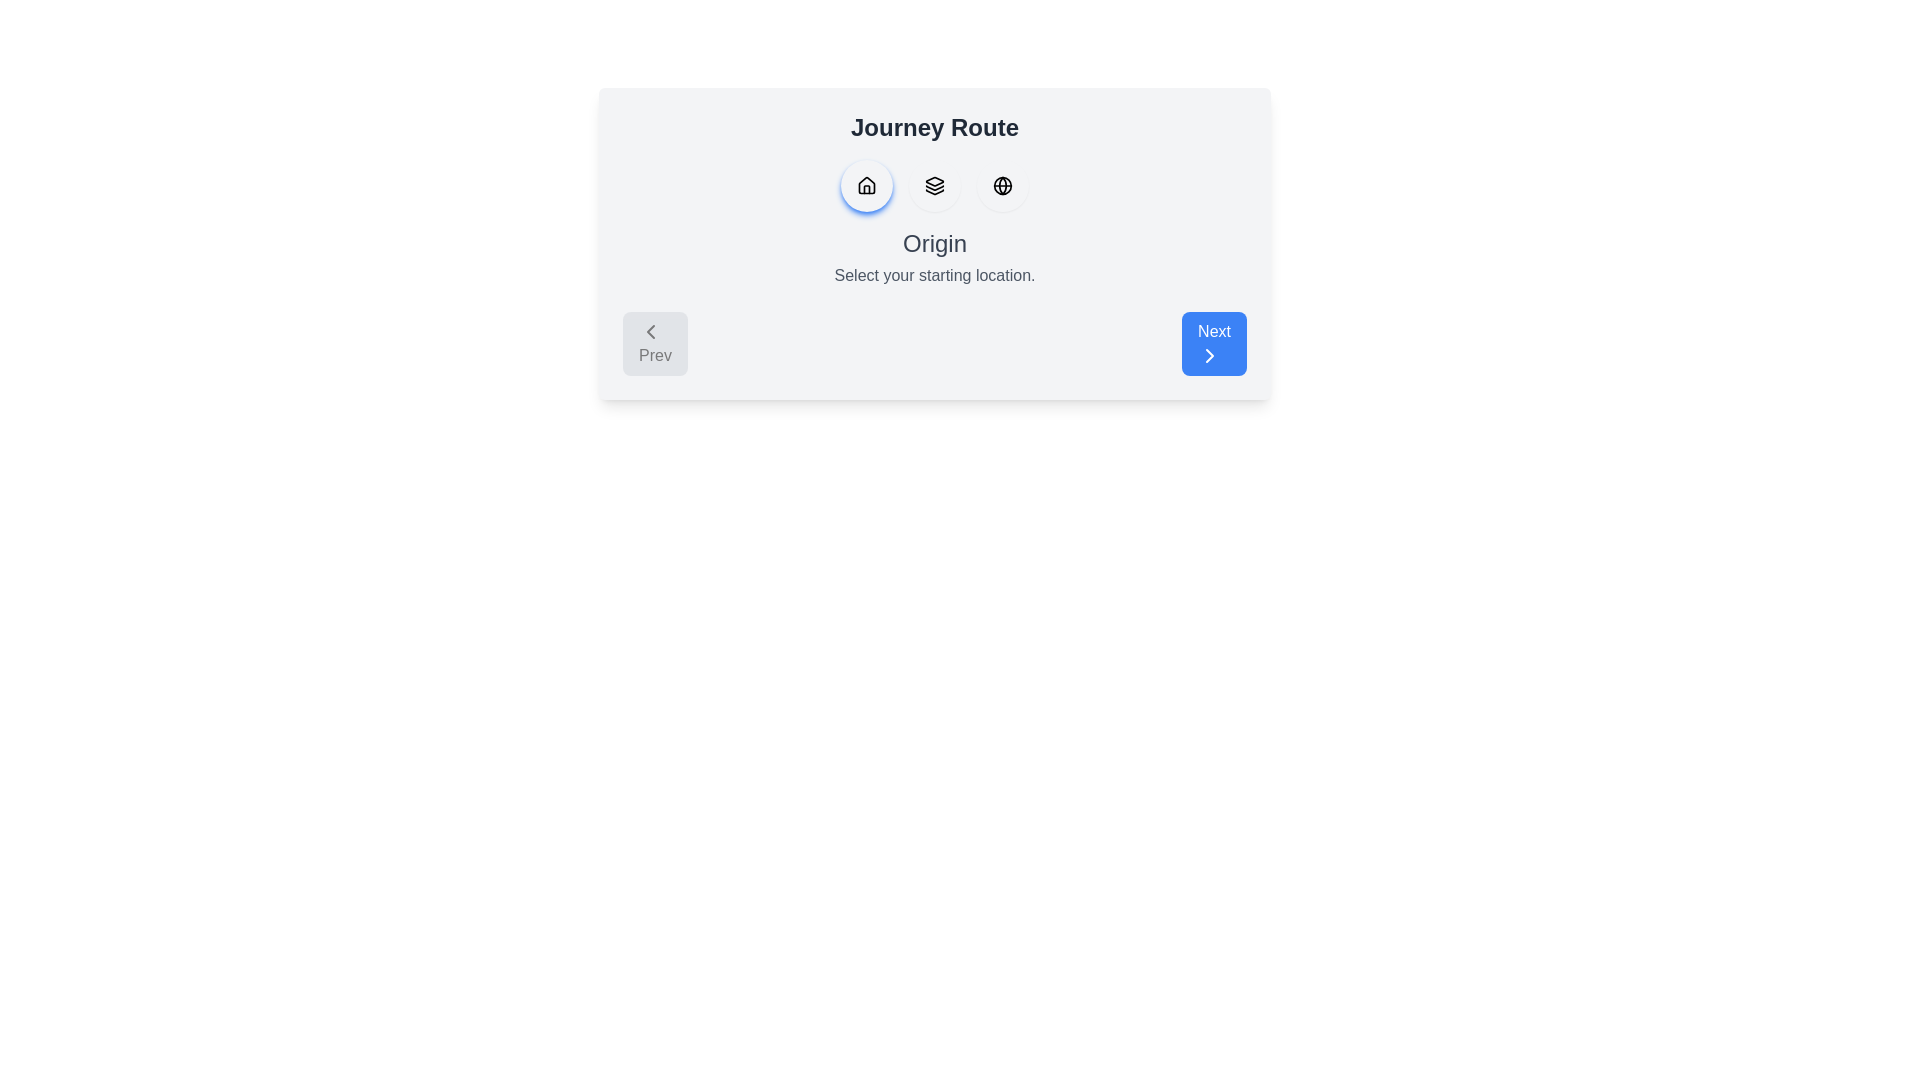 Image resolution: width=1920 pixels, height=1080 pixels. I want to click on the right-pointing arrow icon within the 'Next' button located at the bottom right corner of the 'Journey Route' dialog to proceed to the next step, so click(1209, 354).